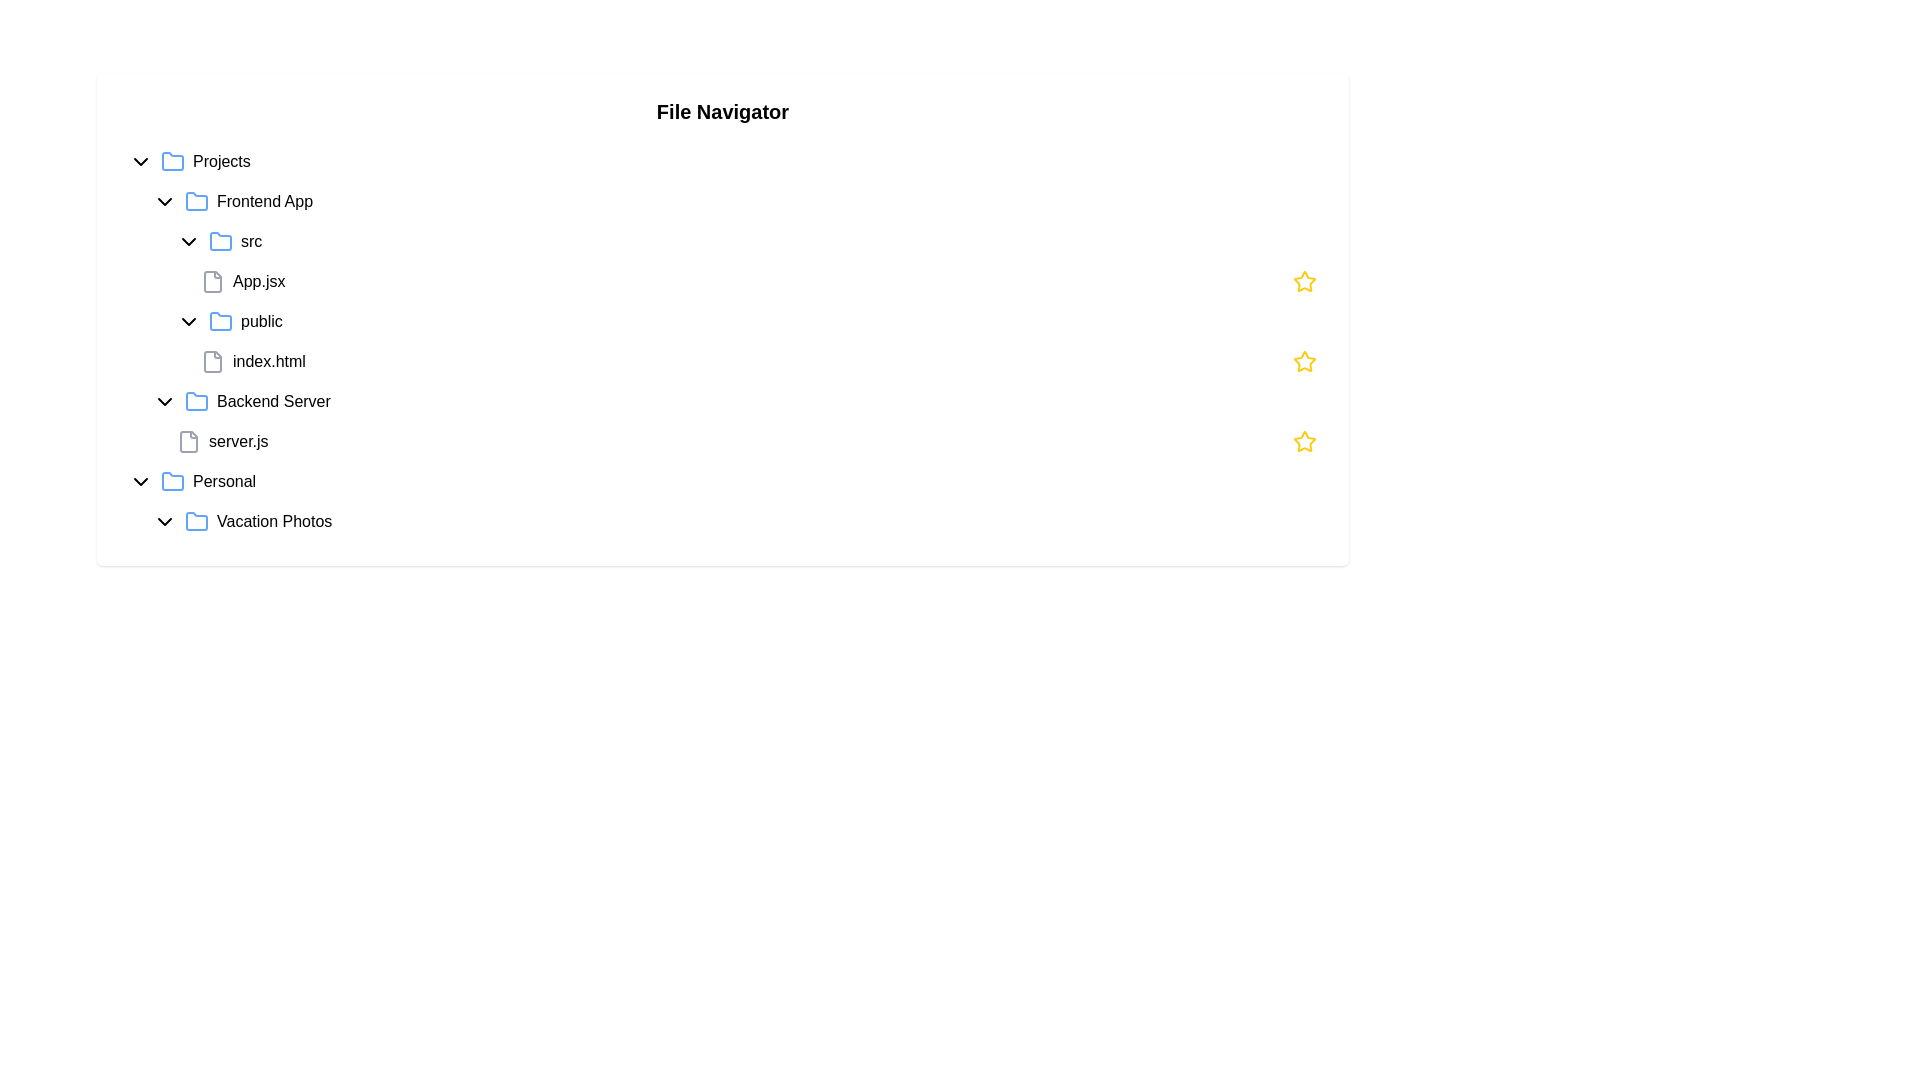 The image size is (1920, 1080). Describe the element at coordinates (238, 441) in the screenshot. I see `the text label displaying 'server.js', which is positioned under the 'Backend Server' folder in the file navigation interface` at that location.